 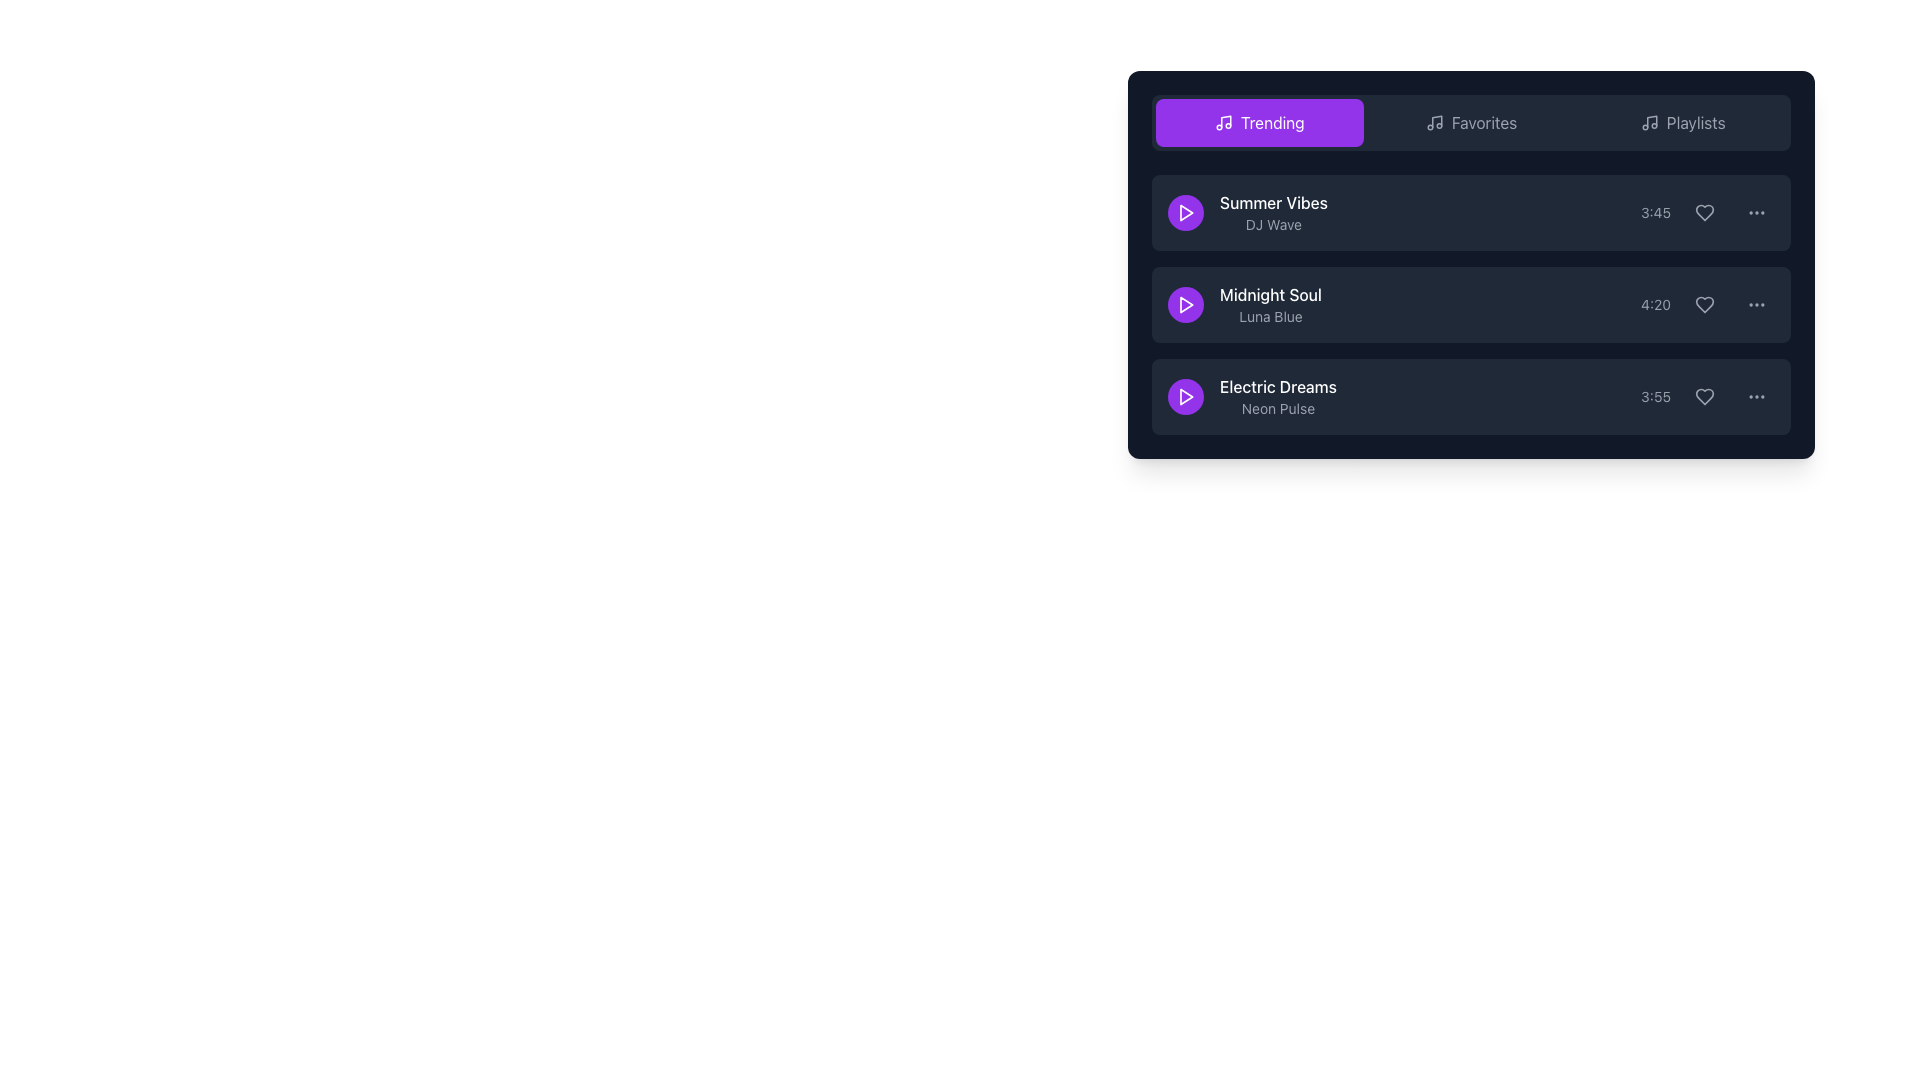 I want to click on the circular purple button with a white play icon to play the 'Electric Dreams' track, so click(x=1185, y=397).